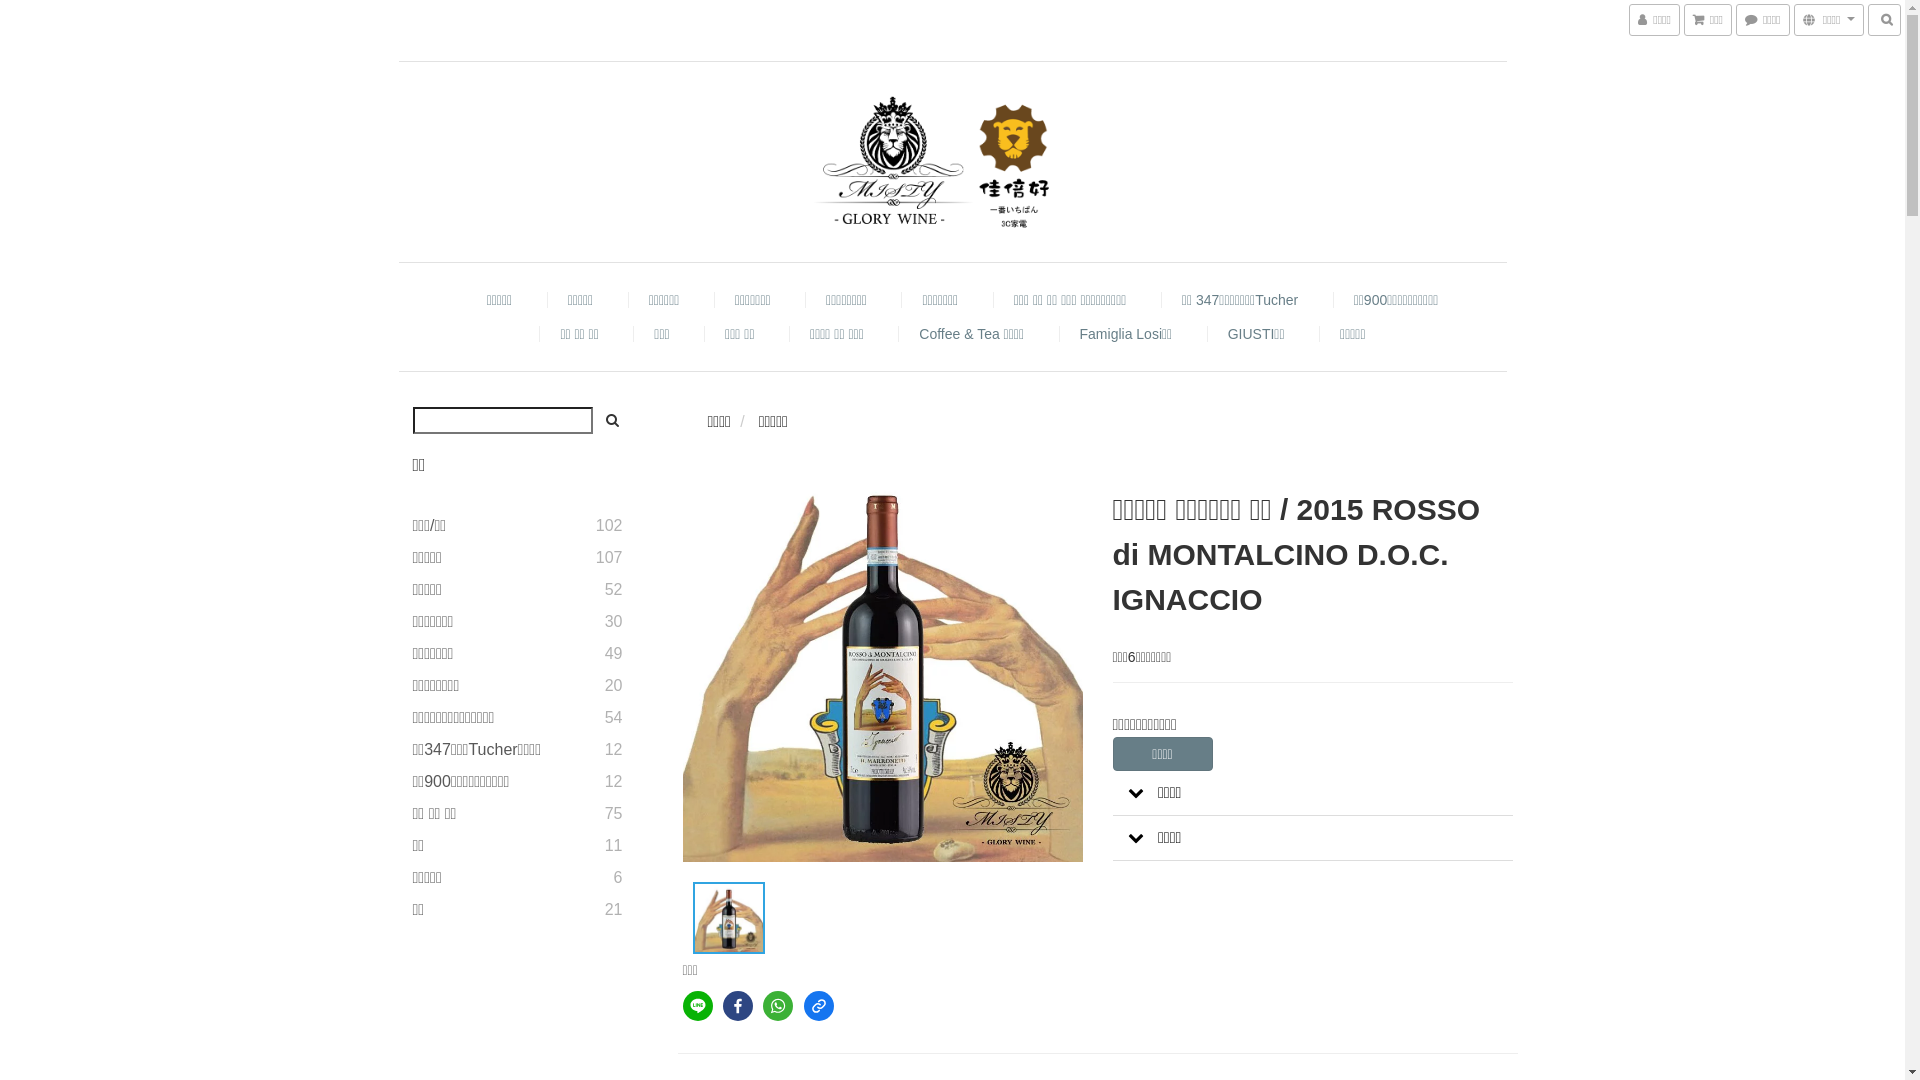 This screenshot has width=1920, height=1080. What do you see at coordinates (762, 1006) in the screenshot?
I see `'whatsapp'` at bounding box center [762, 1006].